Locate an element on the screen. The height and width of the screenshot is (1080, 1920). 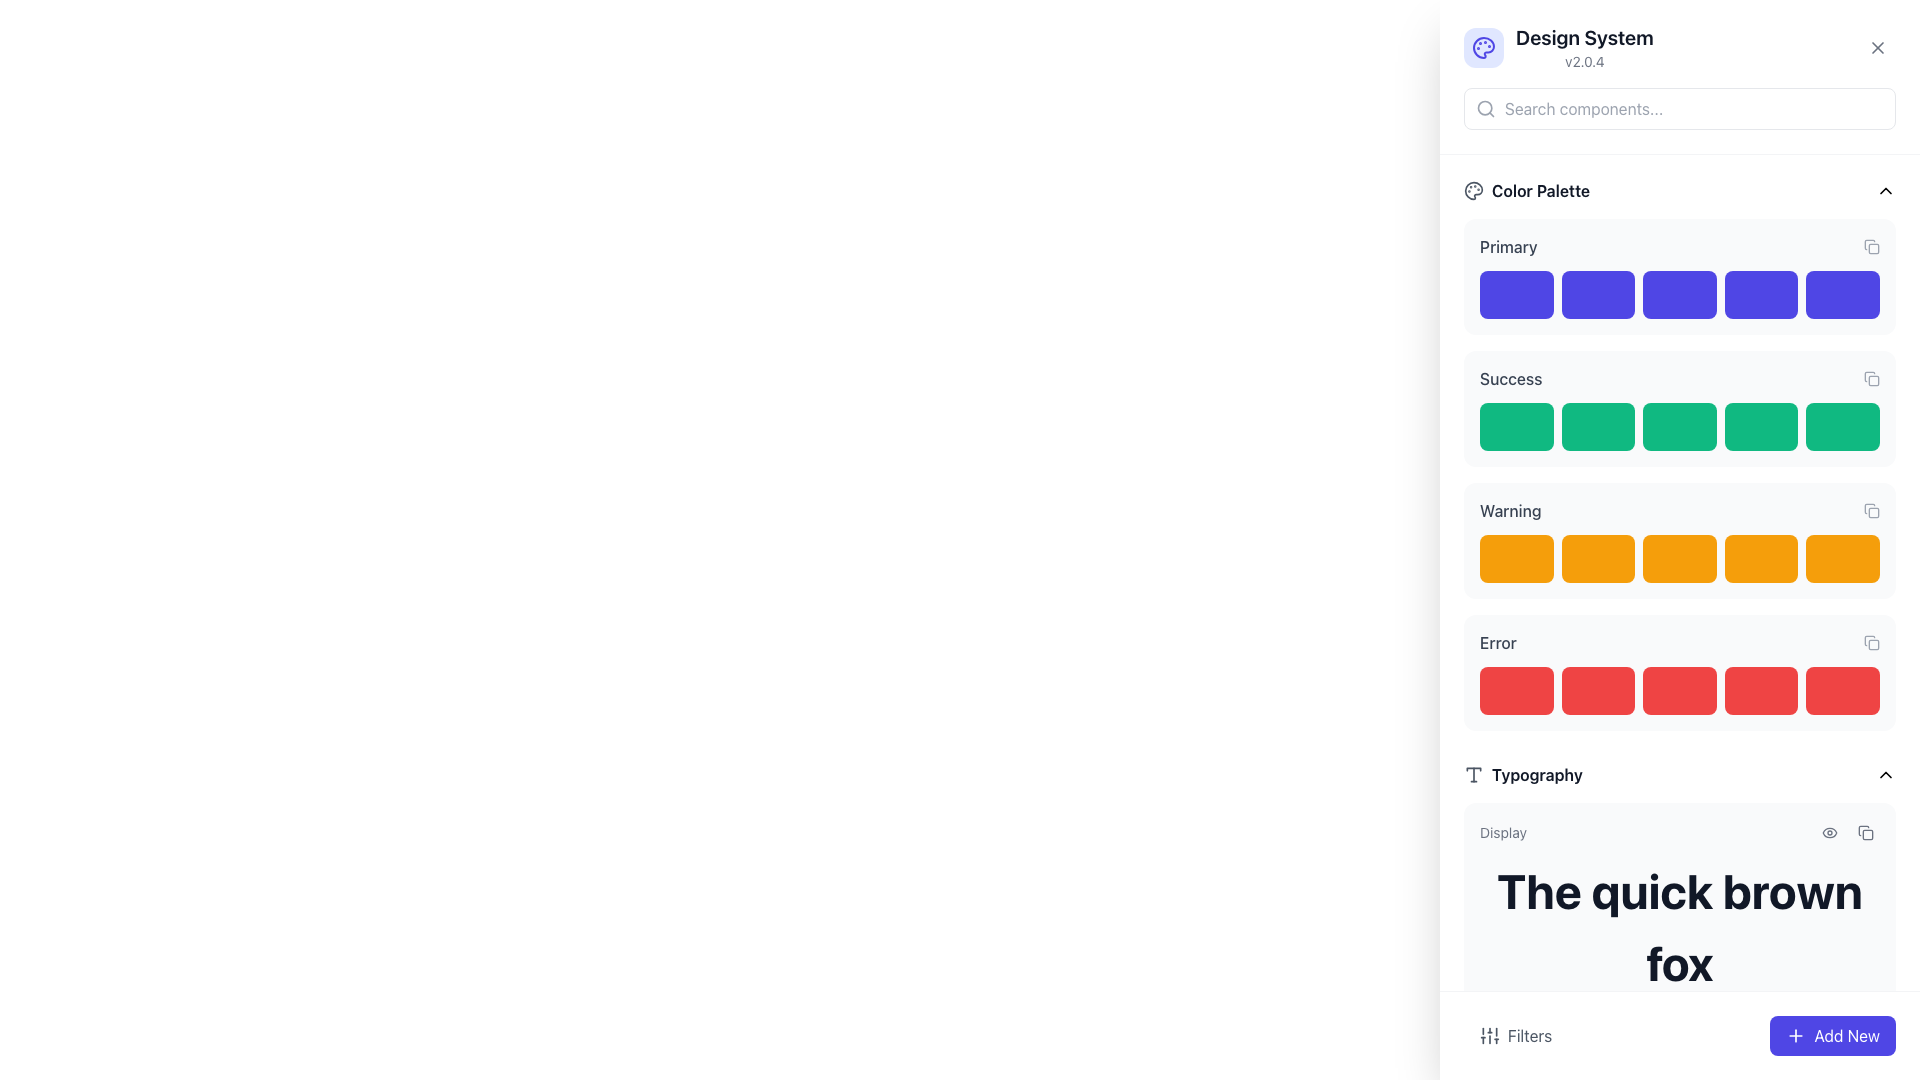
the Icon button located to the far right of the 'Success' row in the 'Color Palette' group to change its color is located at coordinates (1871, 378).